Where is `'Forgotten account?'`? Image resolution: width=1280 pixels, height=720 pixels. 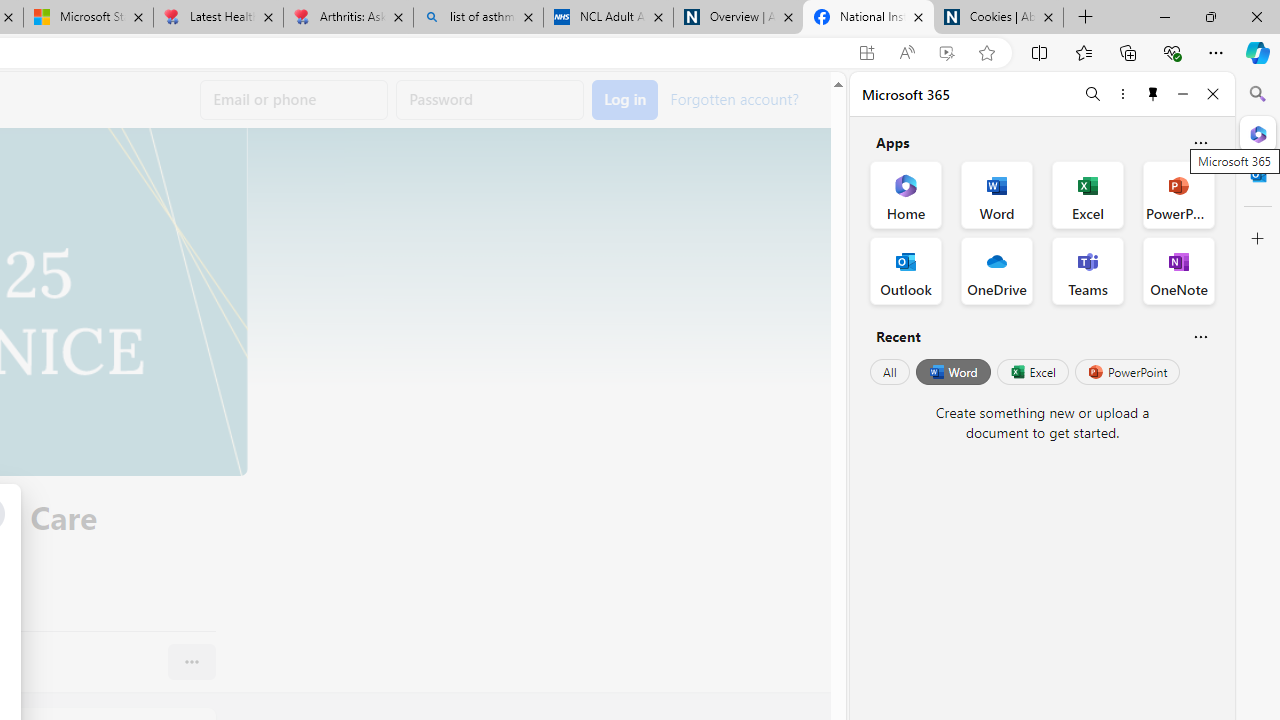
'Forgotten account?' is located at coordinates (733, 98).